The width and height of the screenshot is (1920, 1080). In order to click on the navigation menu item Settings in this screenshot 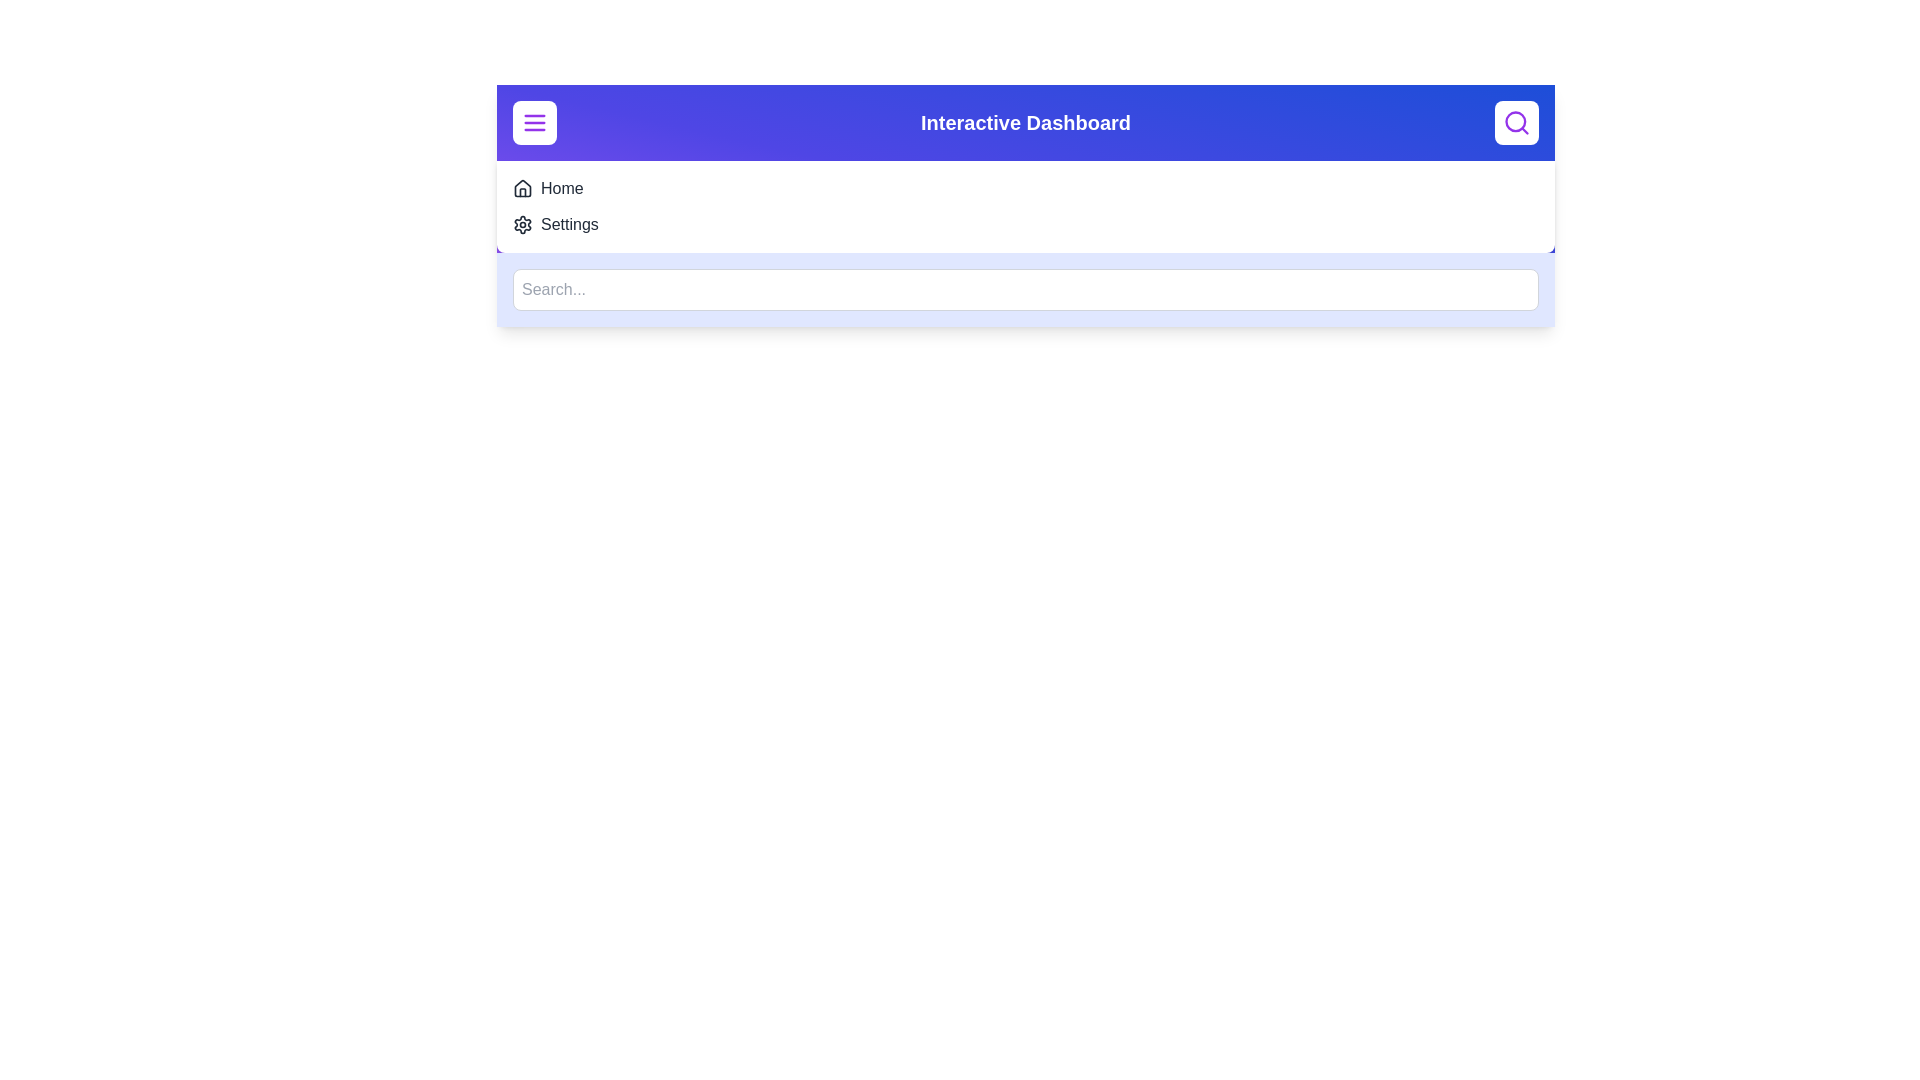, I will do `click(568, 224)`.